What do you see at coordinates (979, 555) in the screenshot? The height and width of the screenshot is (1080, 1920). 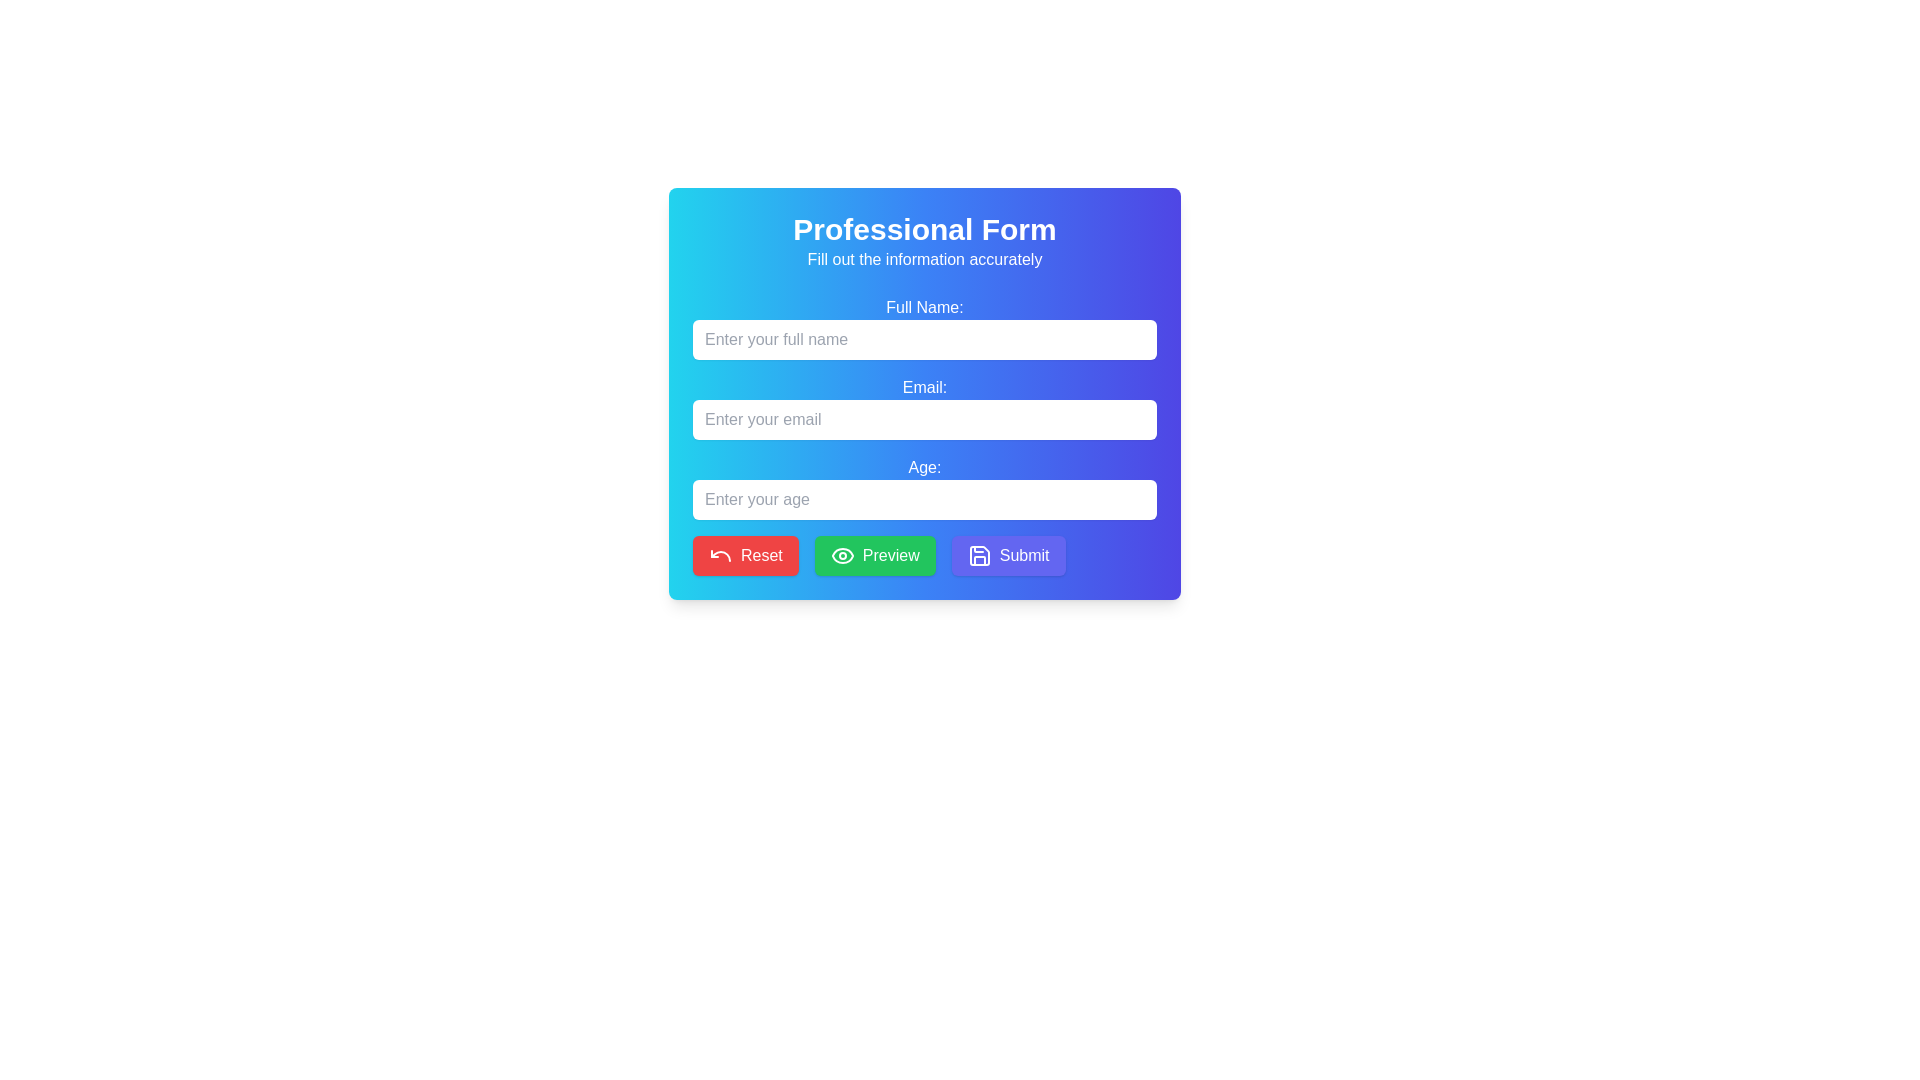 I see `the Save Icon` at bounding box center [979, 555].